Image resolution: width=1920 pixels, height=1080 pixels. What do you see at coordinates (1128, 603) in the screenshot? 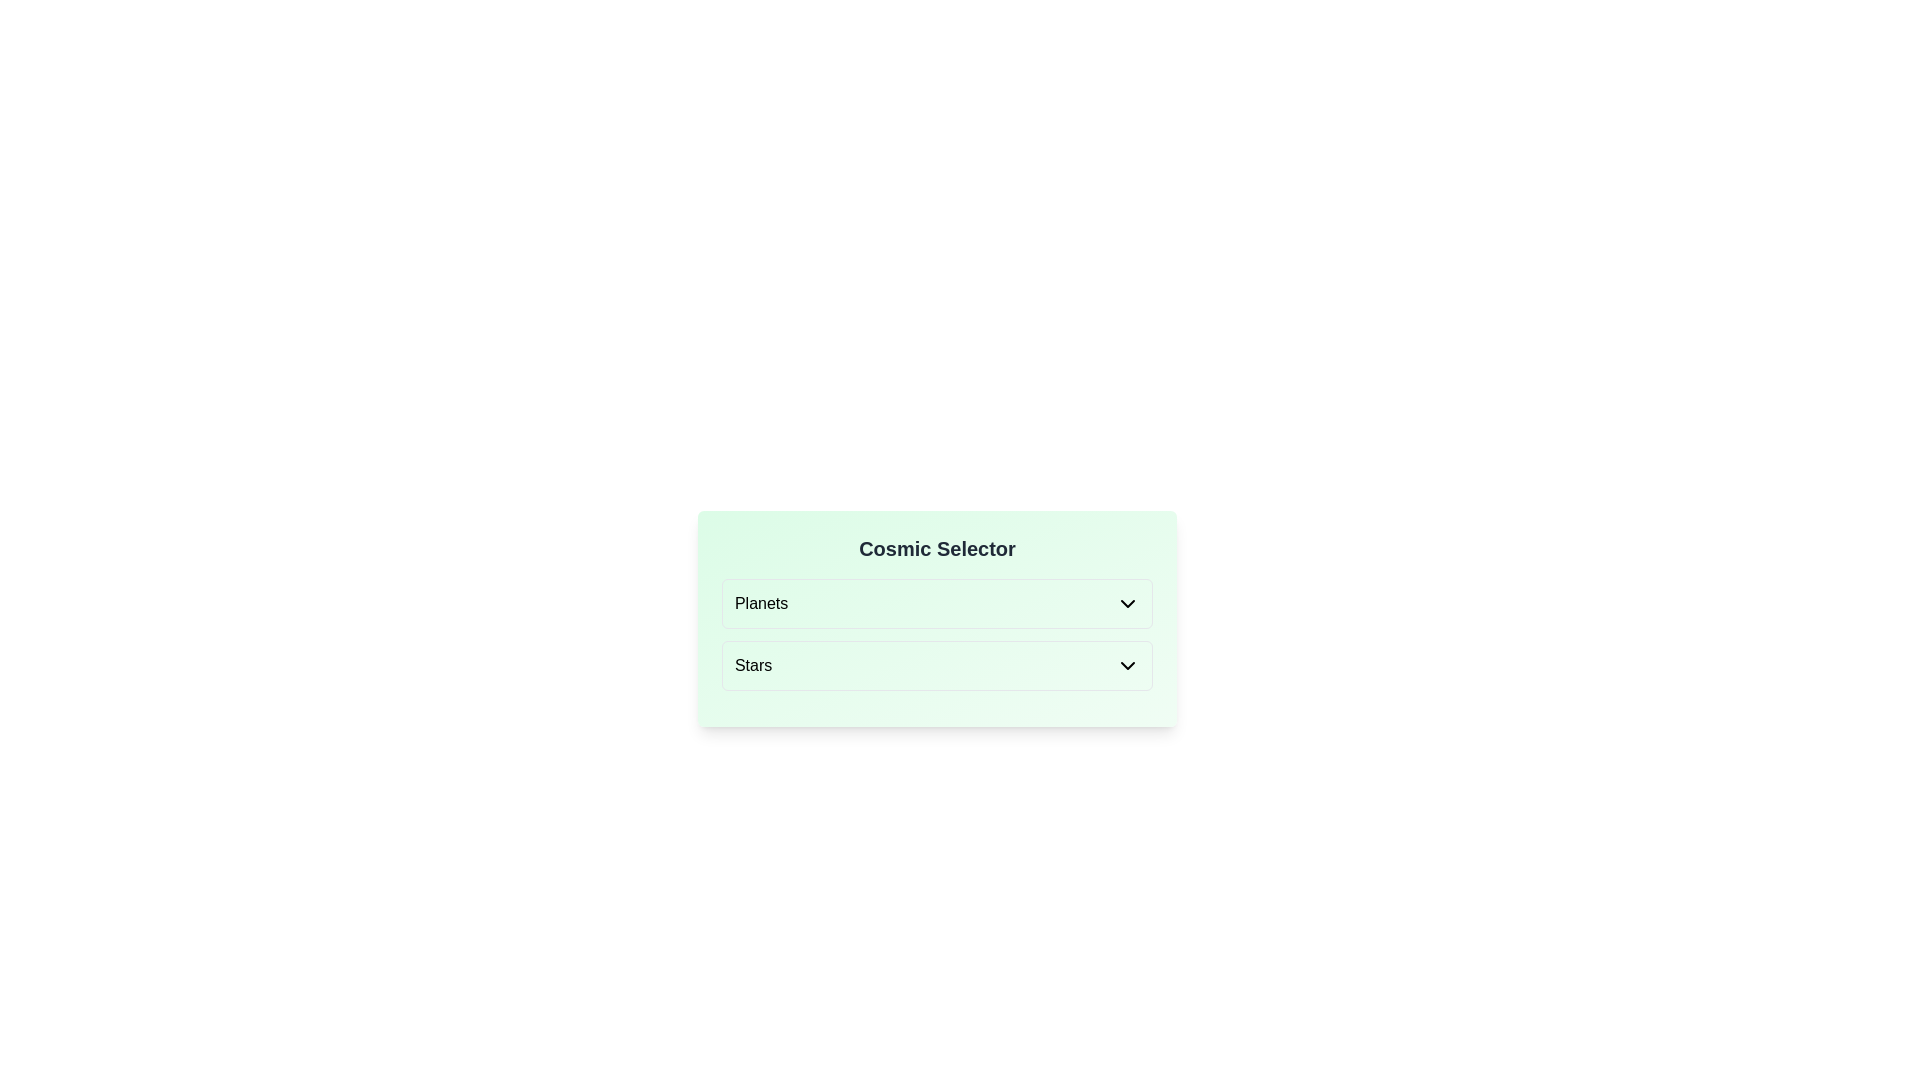
I see `the downward-facing chevron icon located to the right of the 'Planets' text` at bounding box center [1128, 603].